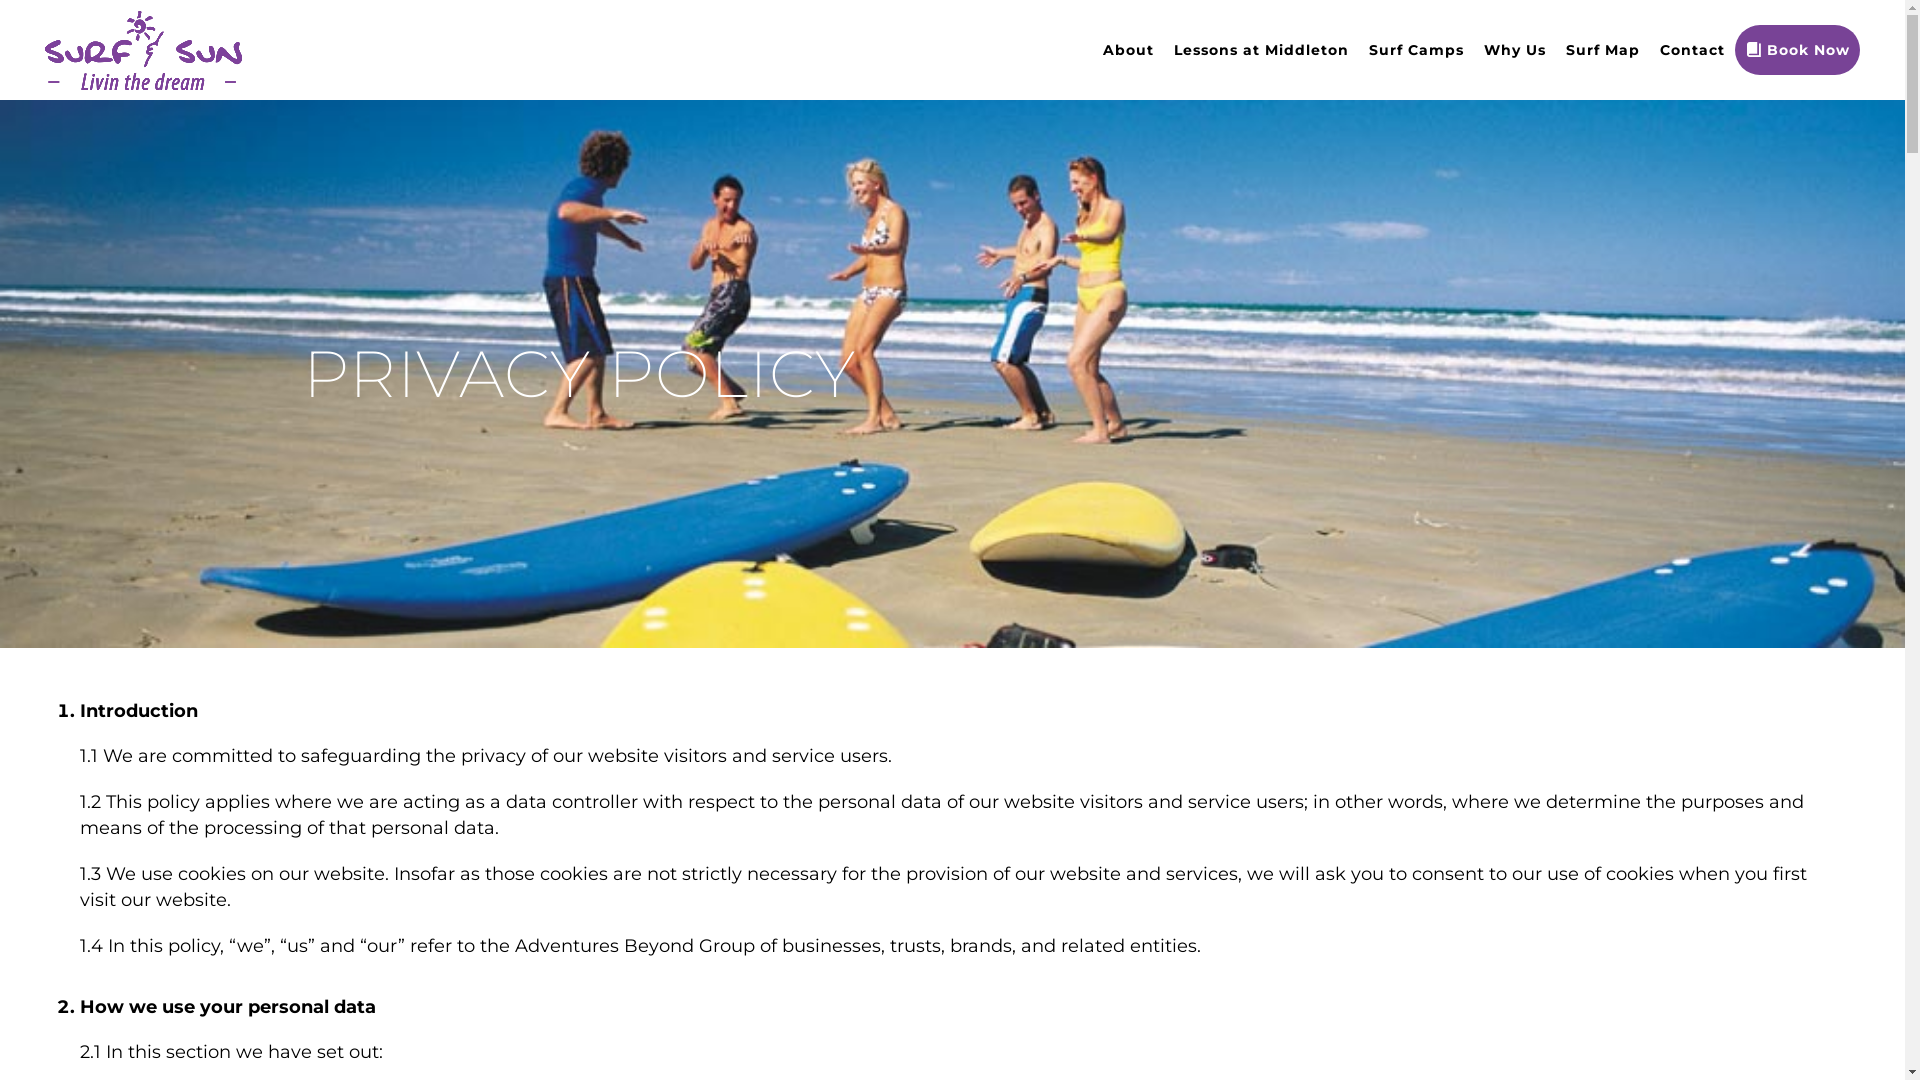 The width and height of the screenshot is (1920, 1080). What do you see at coordinates (1515, 49) in the screenshot?
I see `'Why Us'` at bounding box center [1515, 49].